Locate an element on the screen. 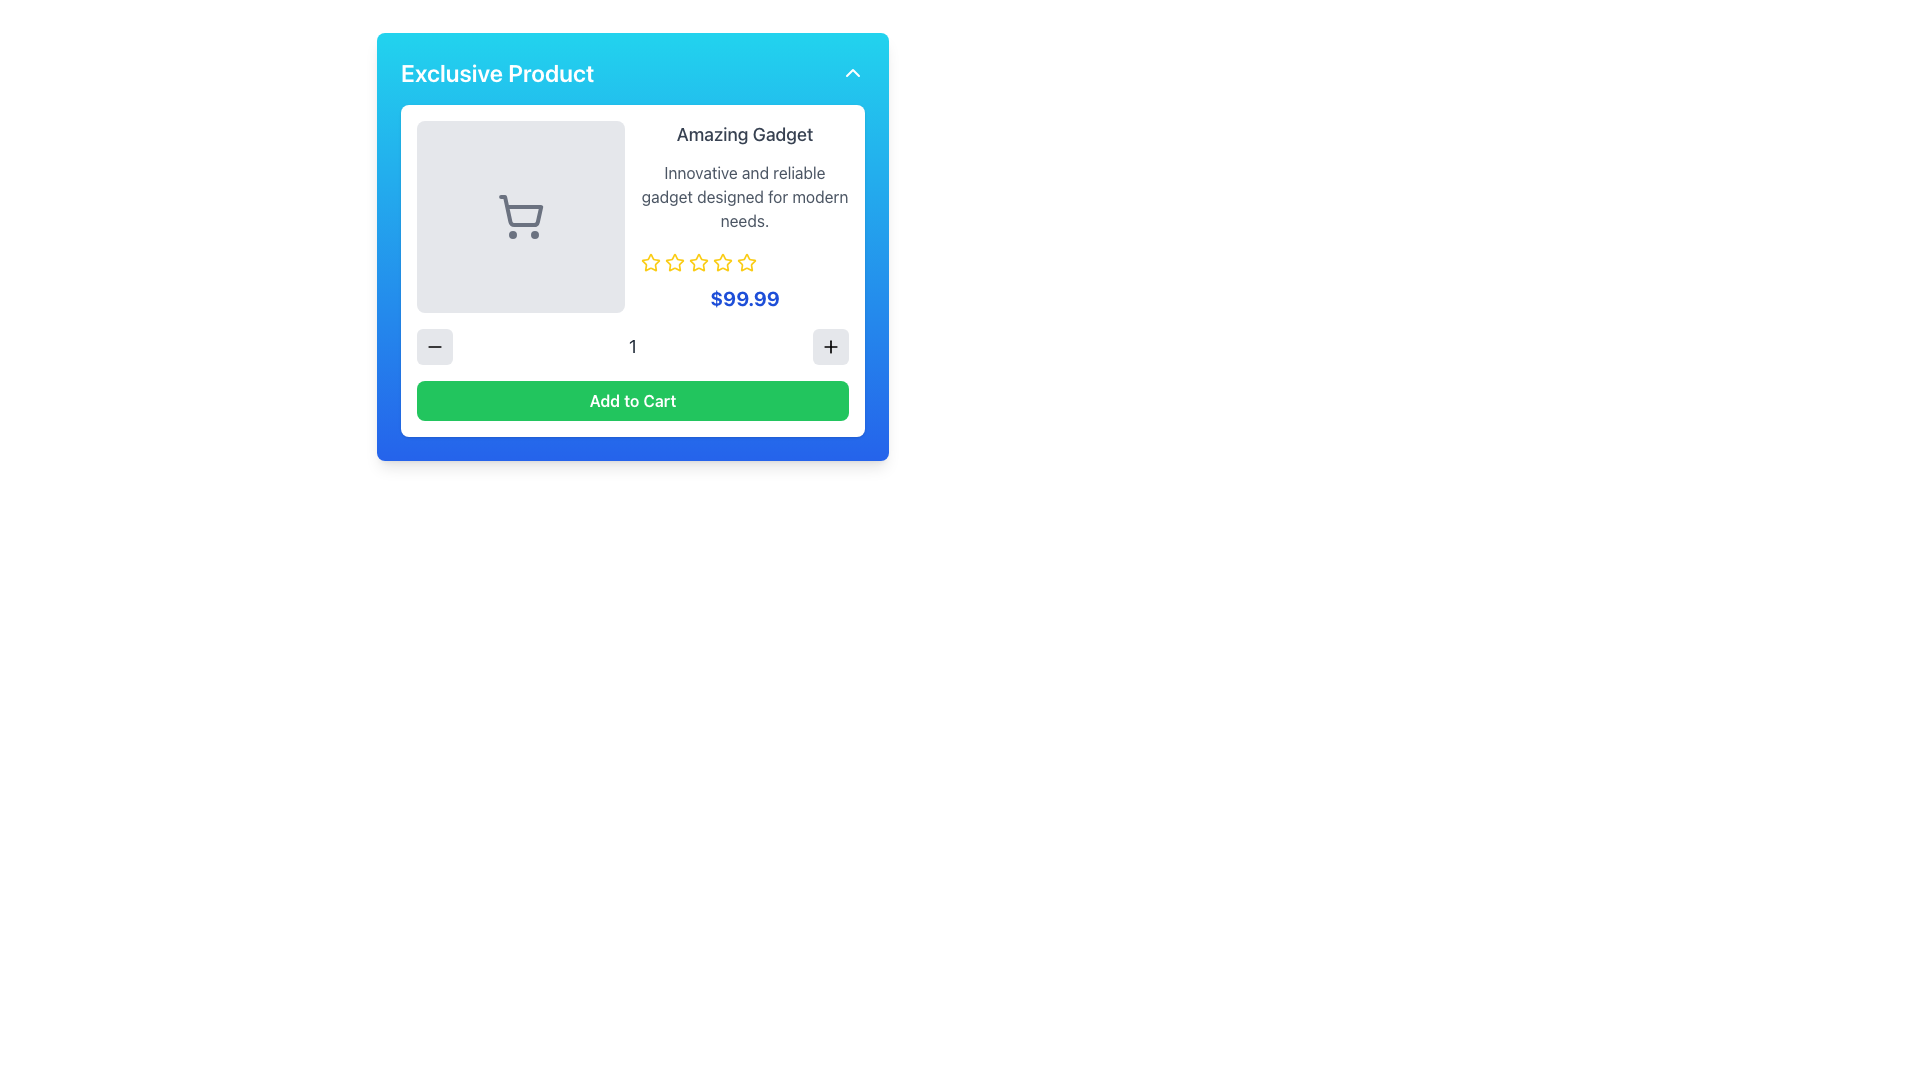 This screenshot has height=1080, width=1920. the third star icon in the rating system to rate it is located at coordinates (675, 261).